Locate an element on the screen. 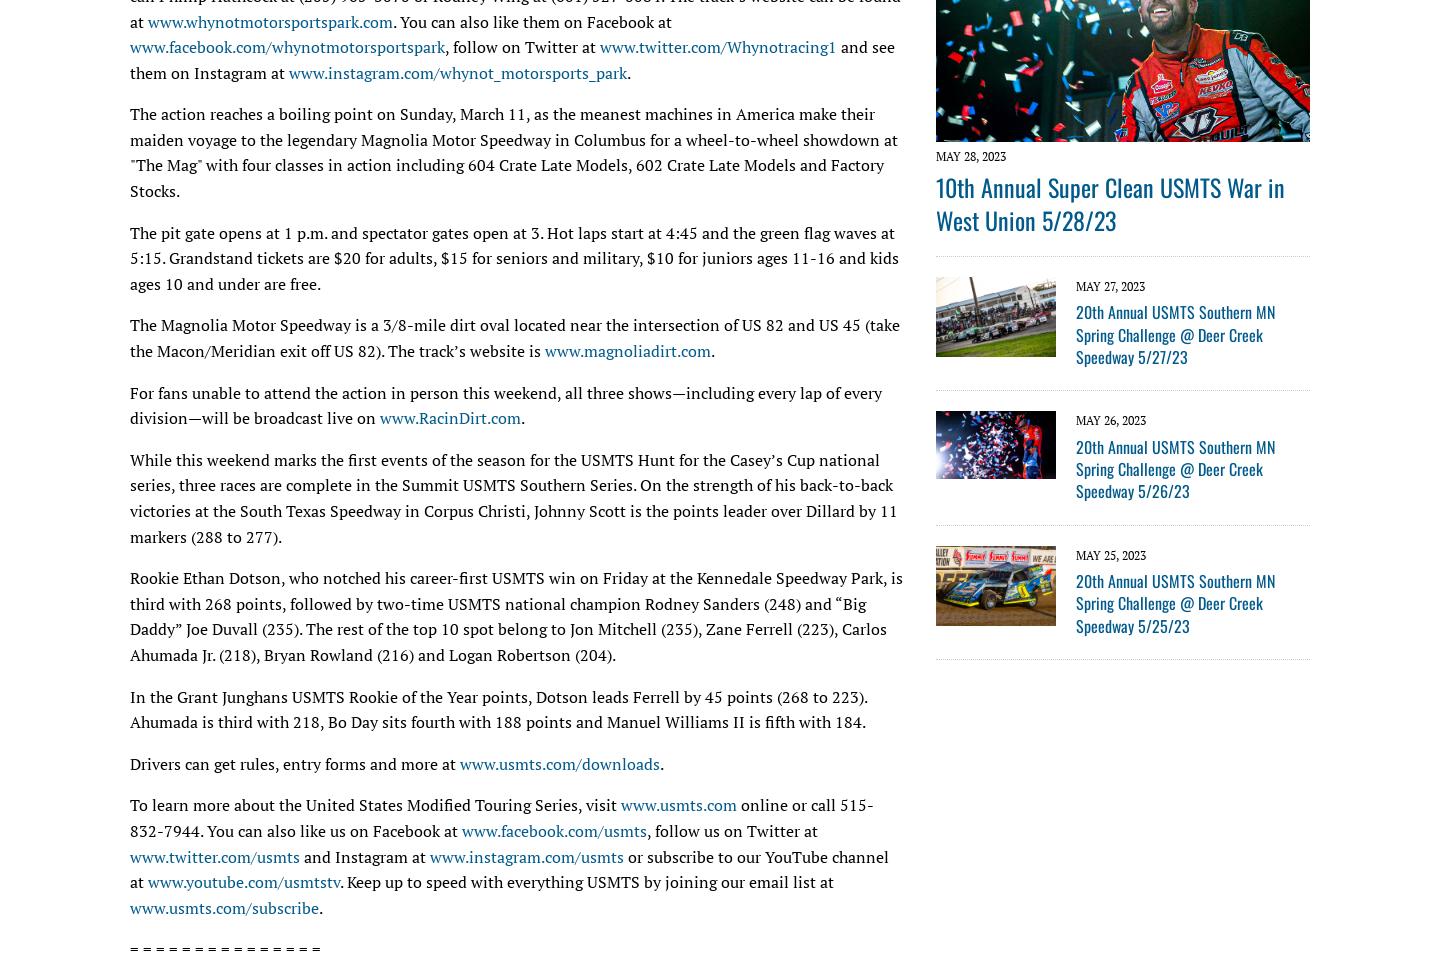  'To learn more about the United States Modified Touring Series, visit' is located at coordinates (374, 803).